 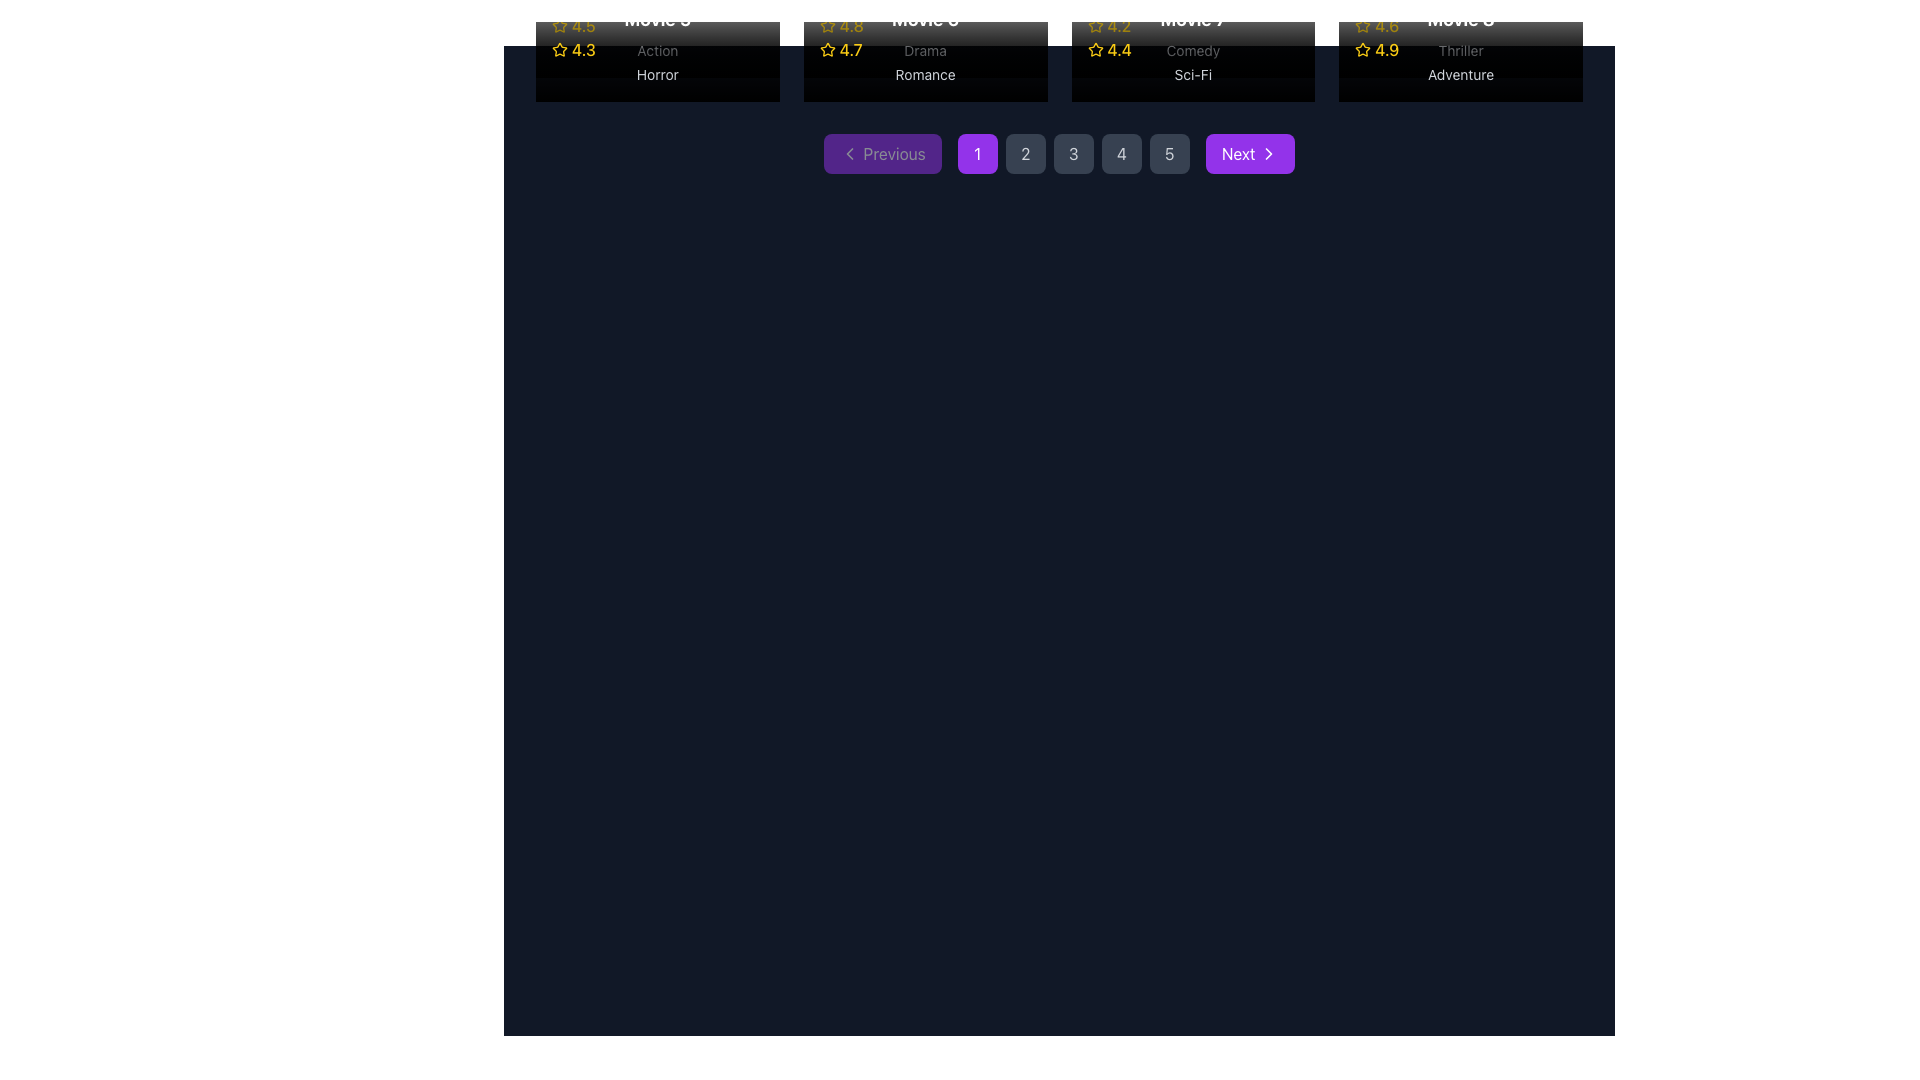 What do you see at coordinates (1072, 153) in the screenshot?
I see `the circular button labeled '3' which is medium gray with white text` at bounding box center [1072, 153].